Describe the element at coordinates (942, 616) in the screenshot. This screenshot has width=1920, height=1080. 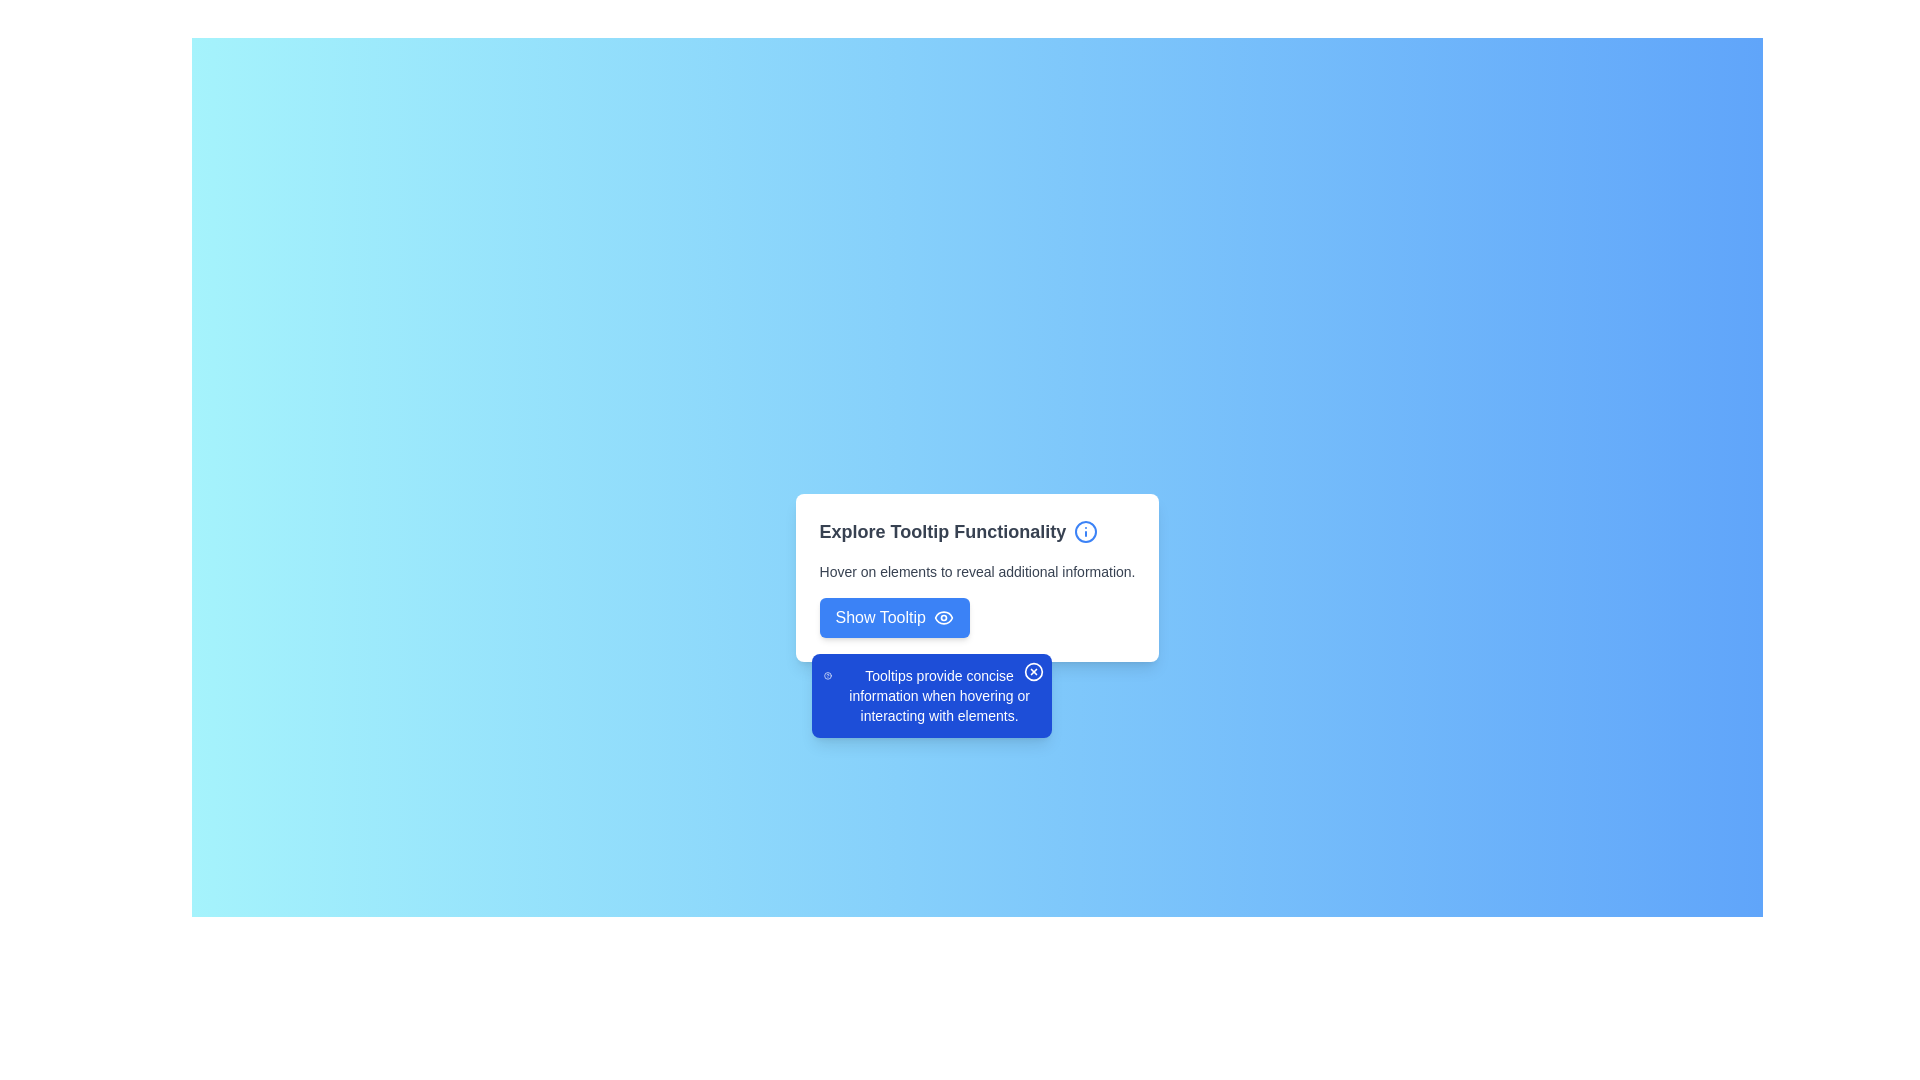
I see `the eye icon located at the right-hand side of the 'Show Tooltip' button to emphasize the tooltip functionality` at that location.